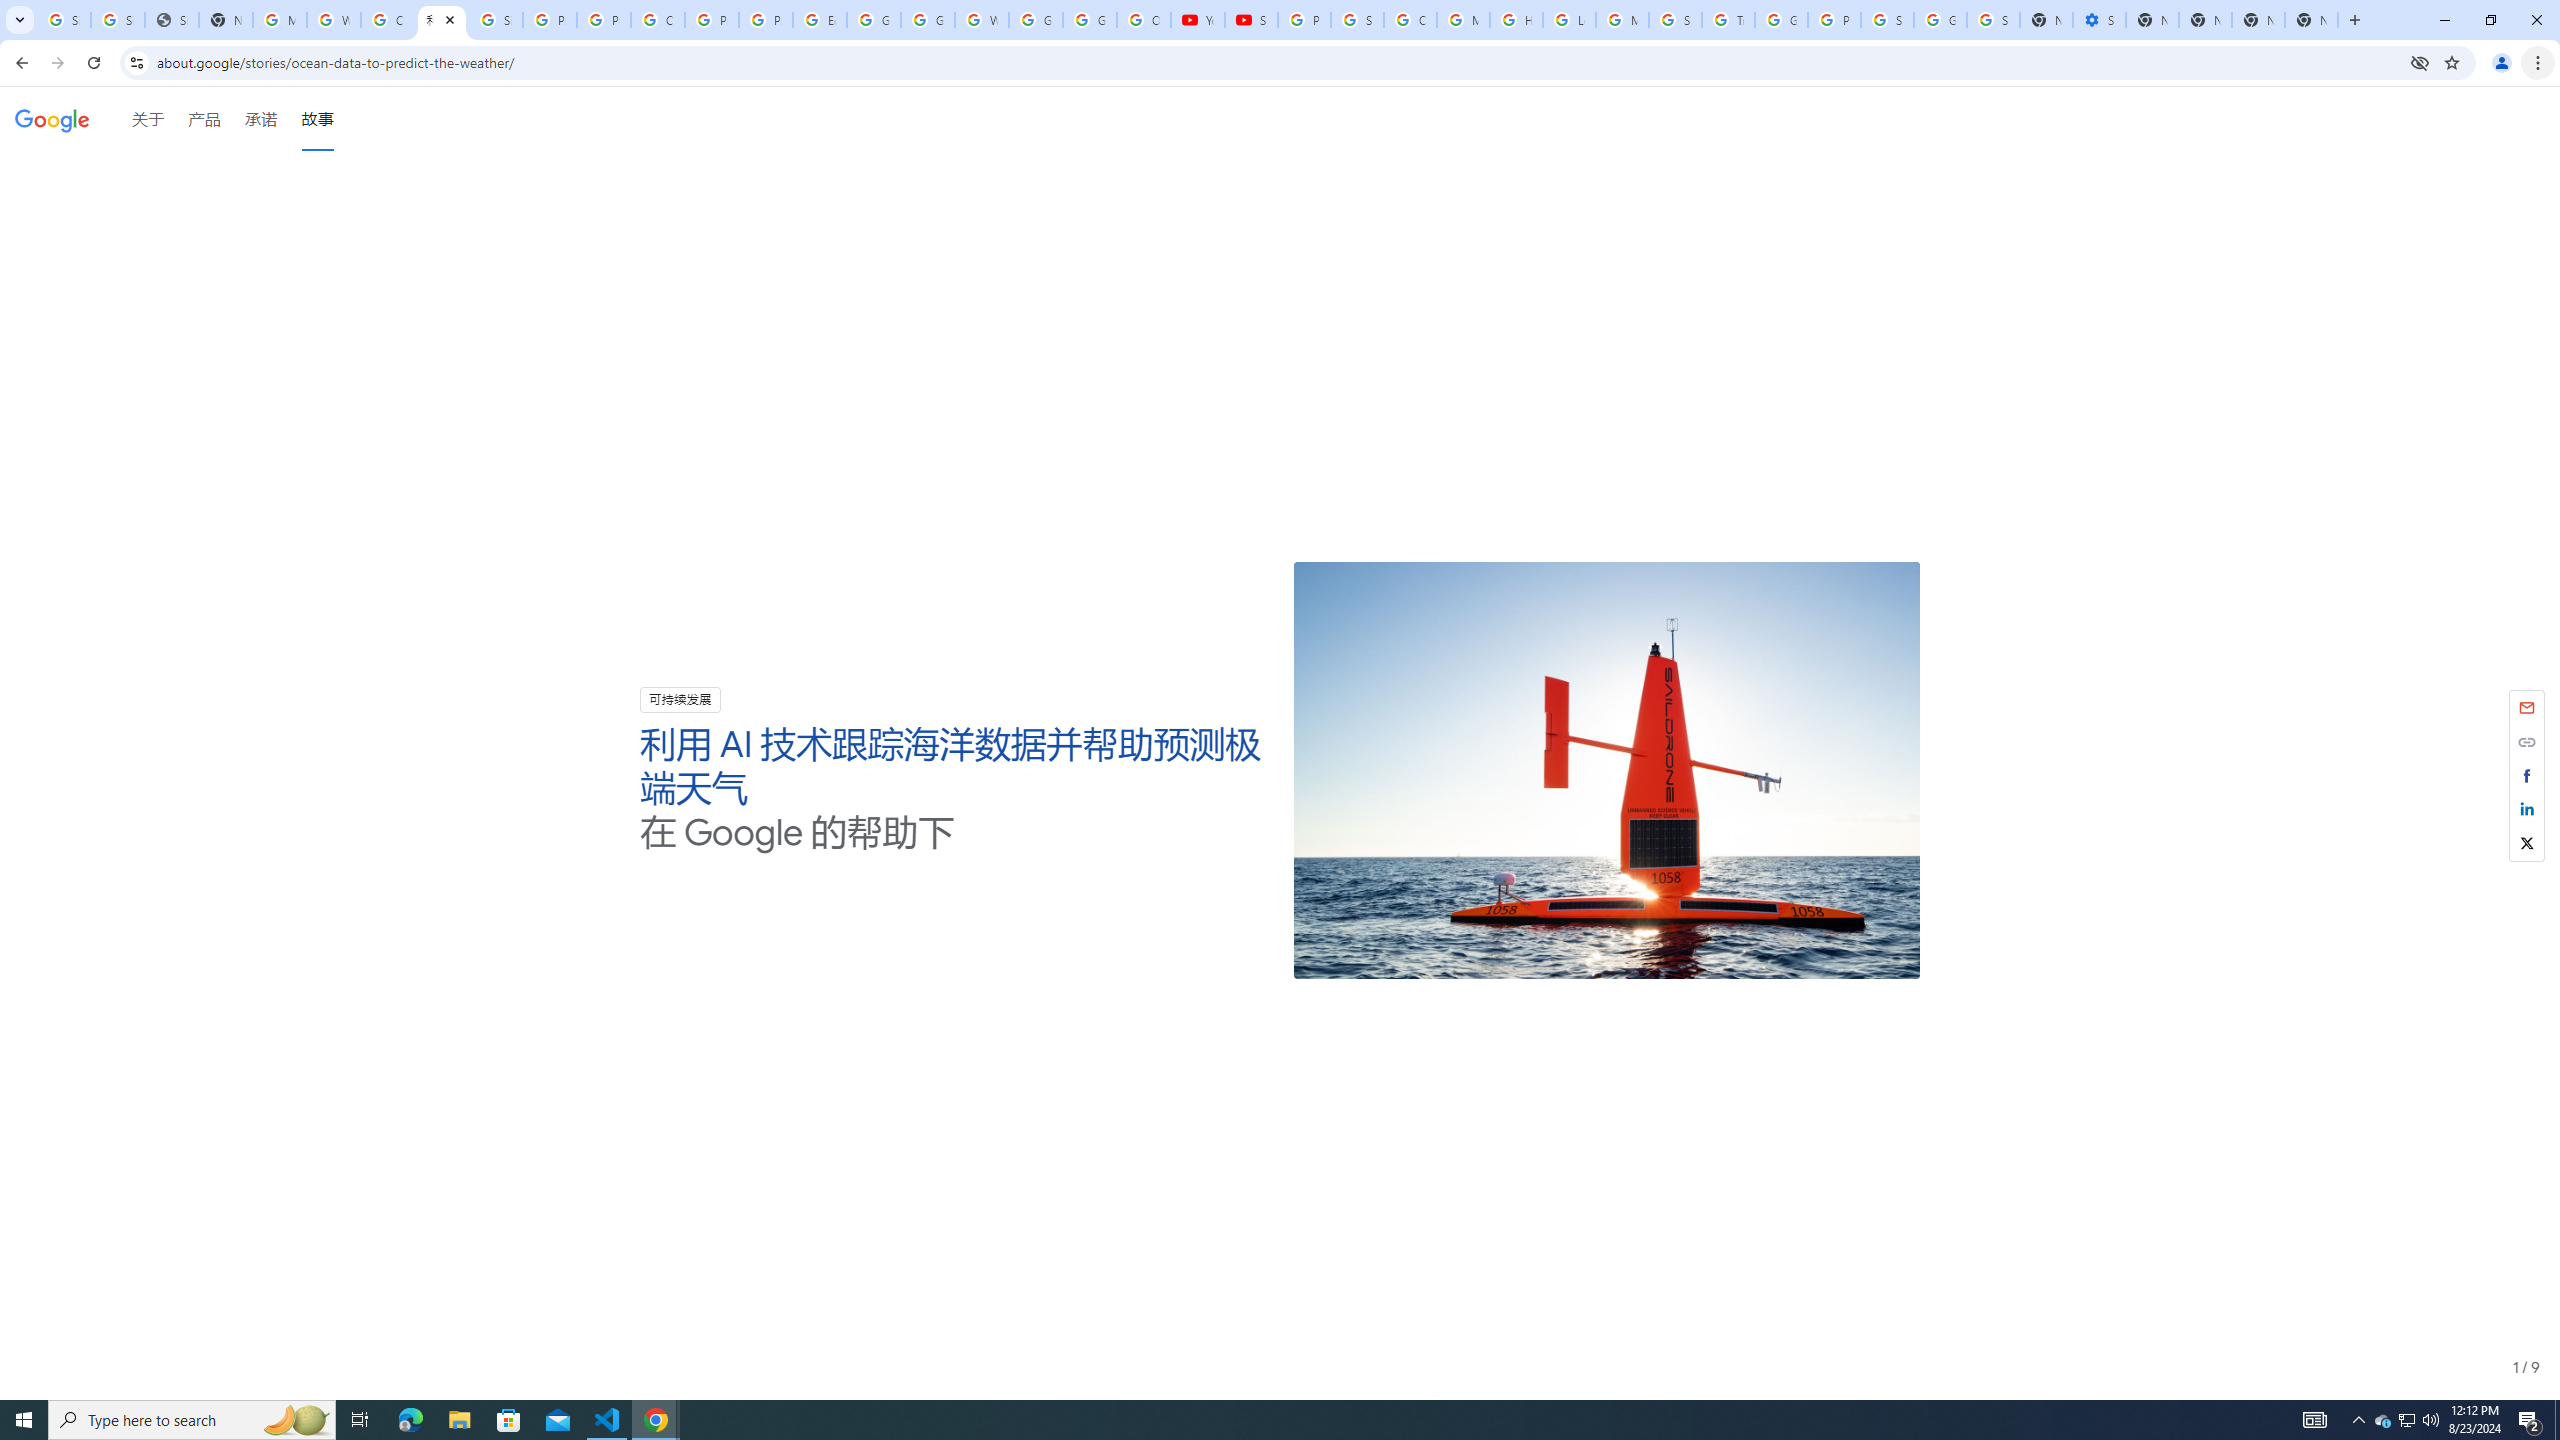  Describe the element at coordinates (1886, 19) in the screenshot. I see `'Sign in - Google Accounts'` at that location.